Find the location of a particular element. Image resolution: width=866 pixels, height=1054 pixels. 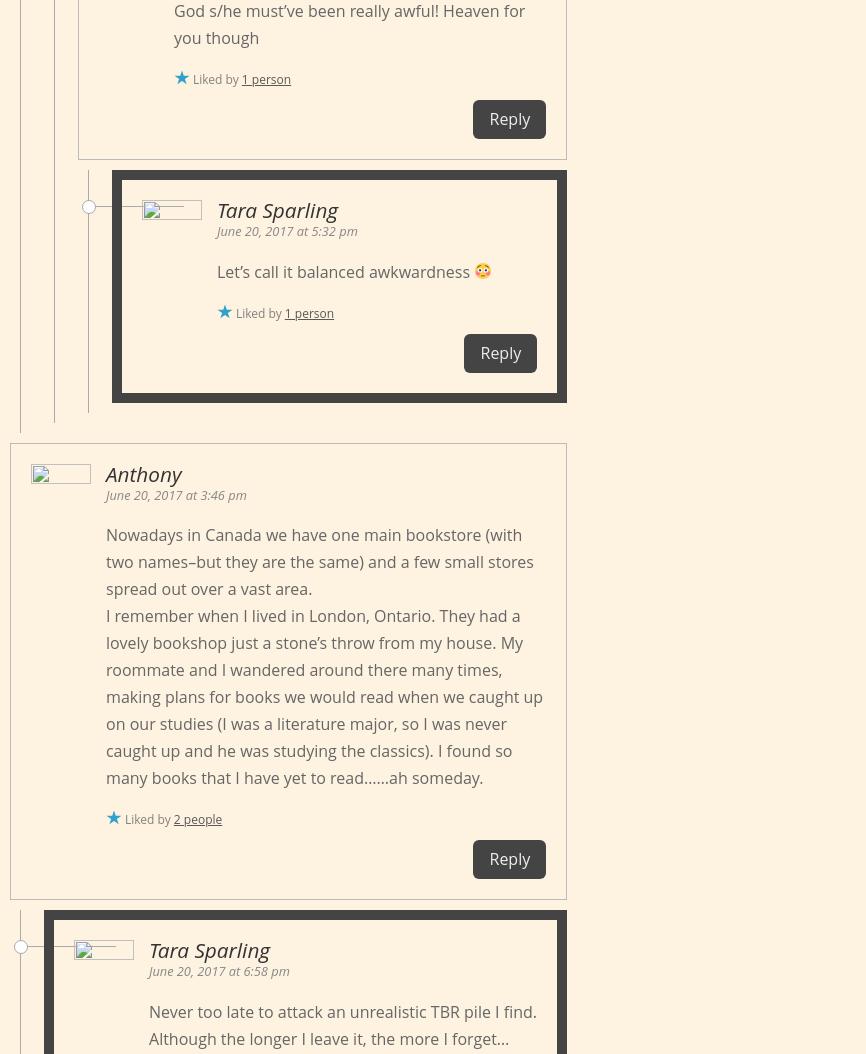

'Let’s call it balanced awkwardness' is located at coordinates (344, 269).